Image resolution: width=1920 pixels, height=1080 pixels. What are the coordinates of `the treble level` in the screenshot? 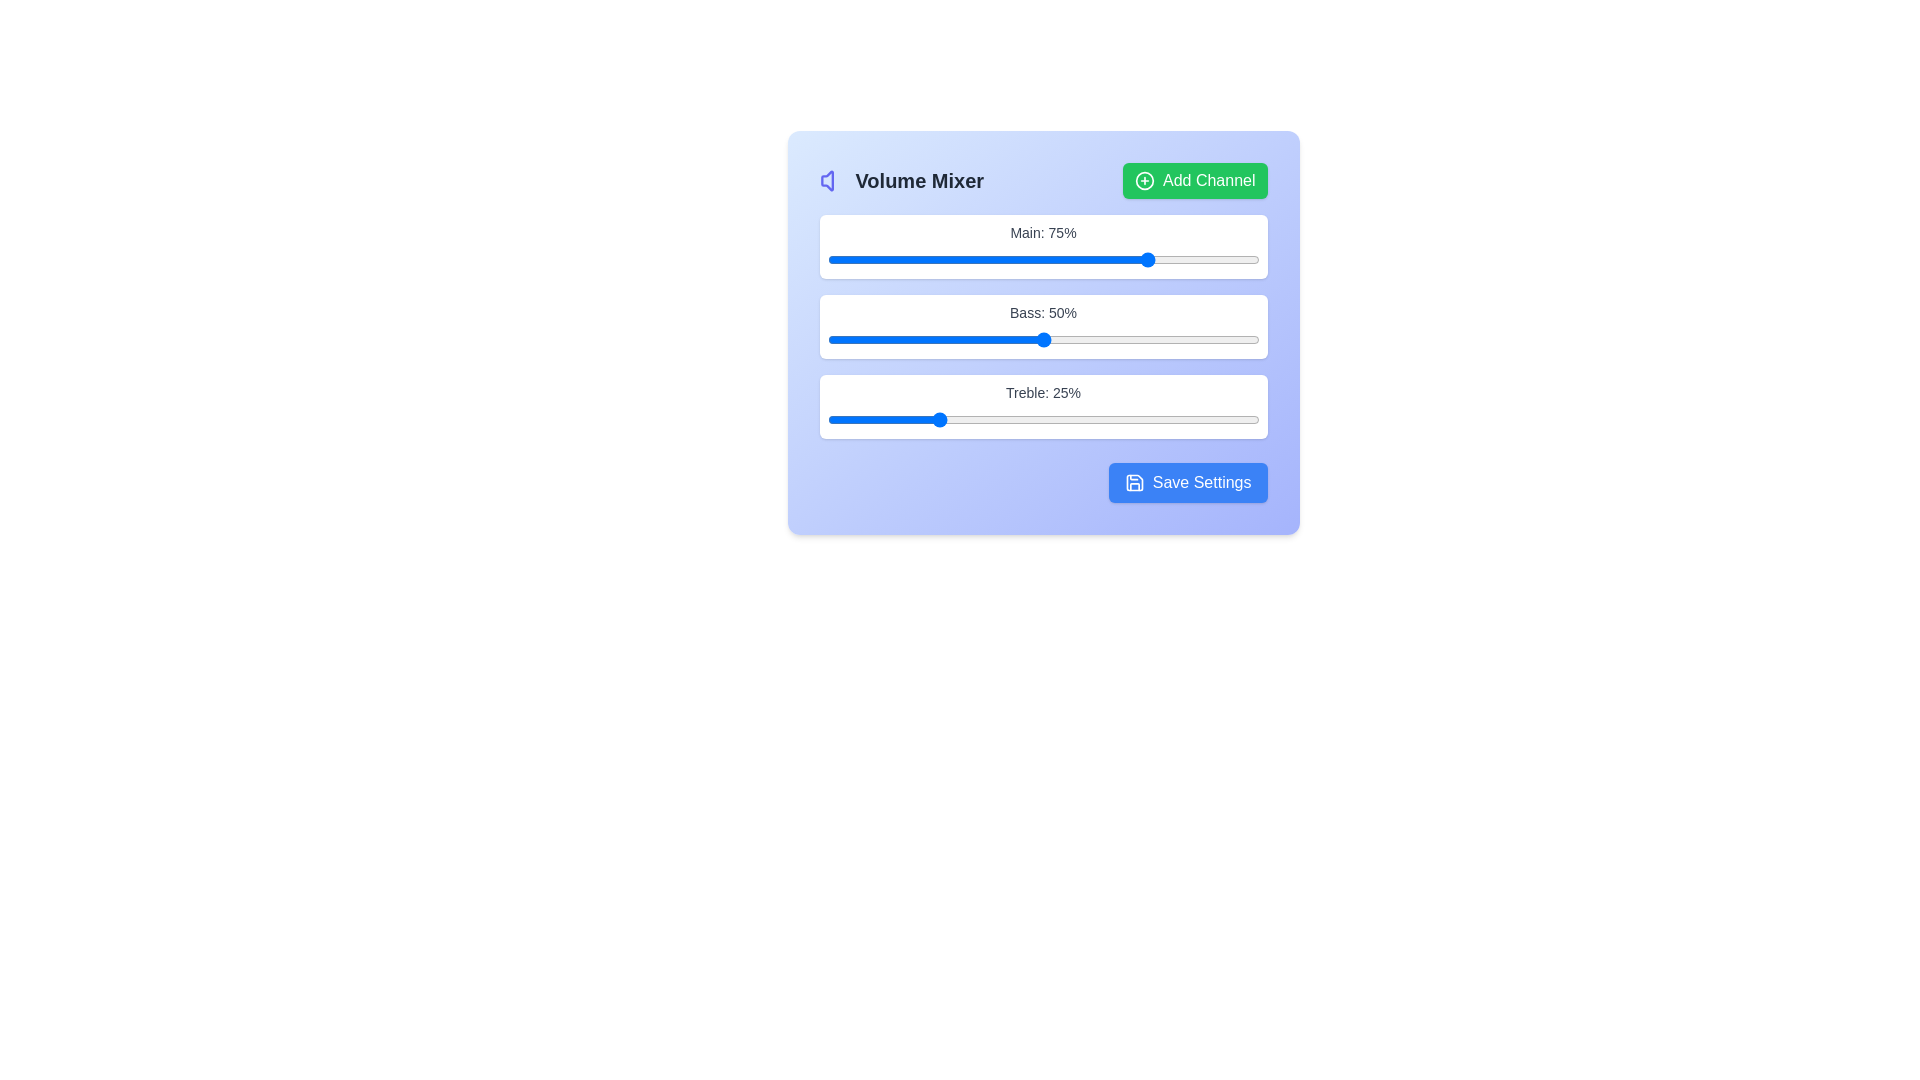 It's located at (1254, 419).